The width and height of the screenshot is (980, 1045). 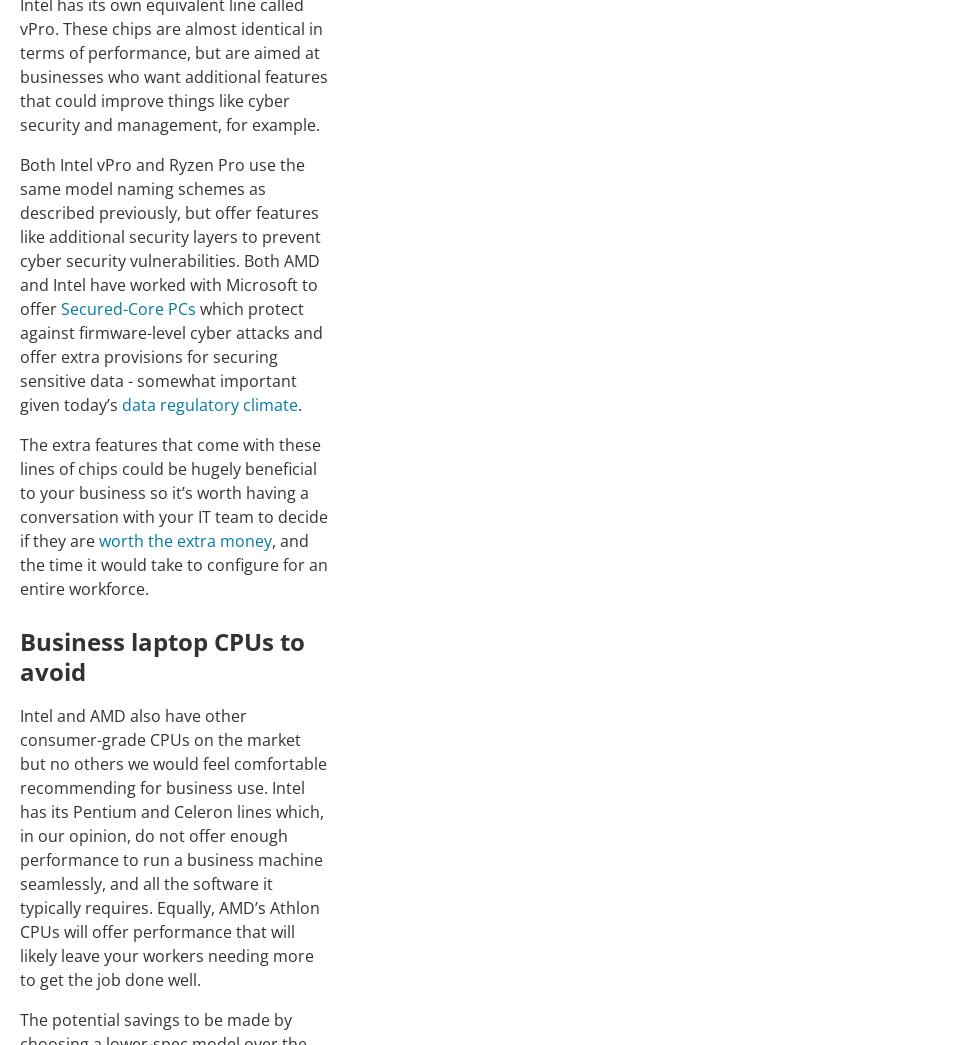 I want to click on 'worth the extra money', so click(x=185, y=539).